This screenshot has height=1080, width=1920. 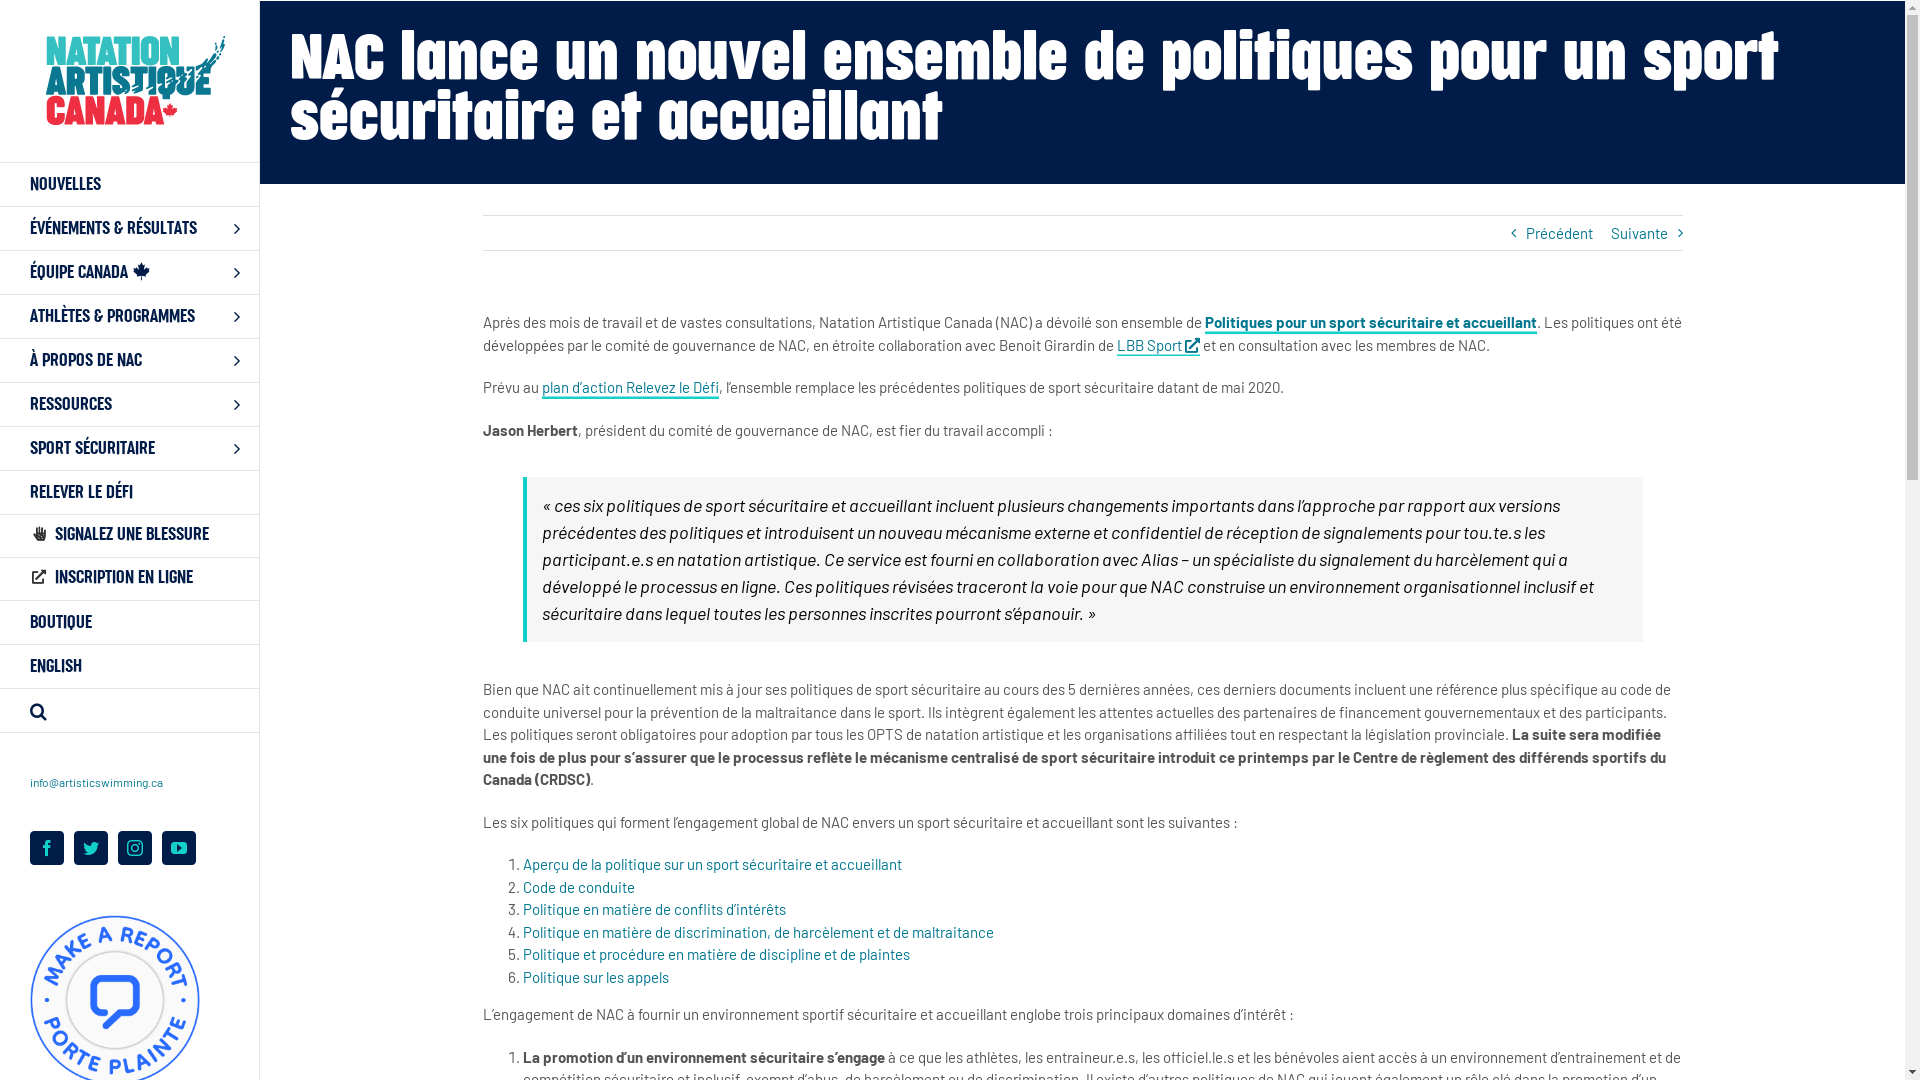 I want to click on 'Politique sur les appels', so click(x=522, y=975).